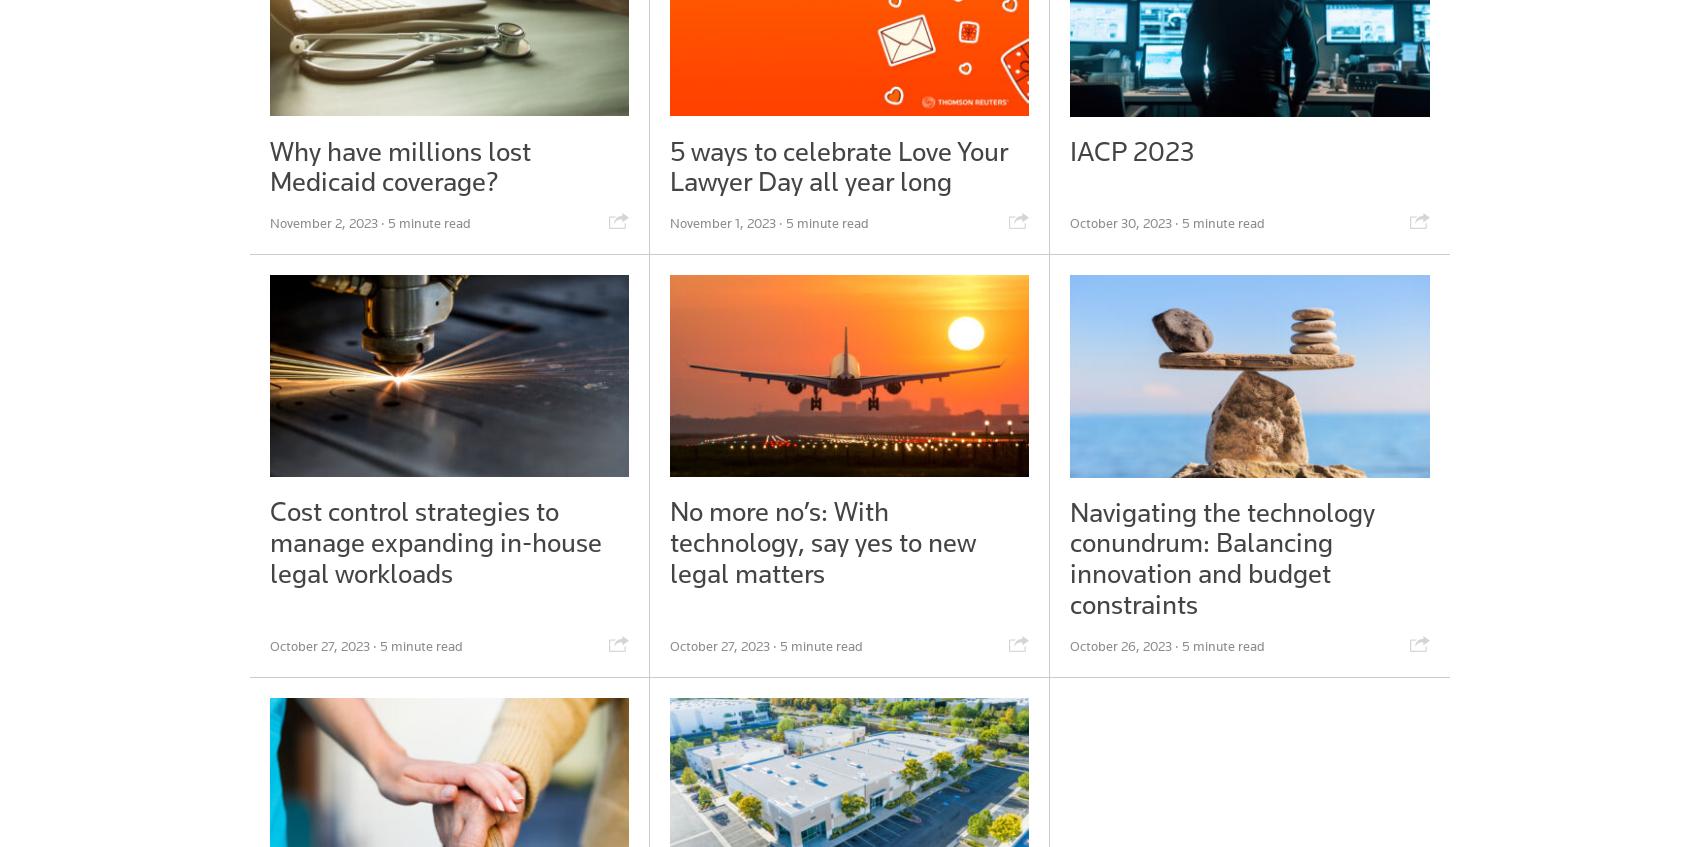 The image size is (1700, 847). What do you see at coordinates (1220, 558) in the screenshot?
I see `'Navigating the technology conundrum: Balancing innovation and budget constraints'` at bounding box center [1220, 558].